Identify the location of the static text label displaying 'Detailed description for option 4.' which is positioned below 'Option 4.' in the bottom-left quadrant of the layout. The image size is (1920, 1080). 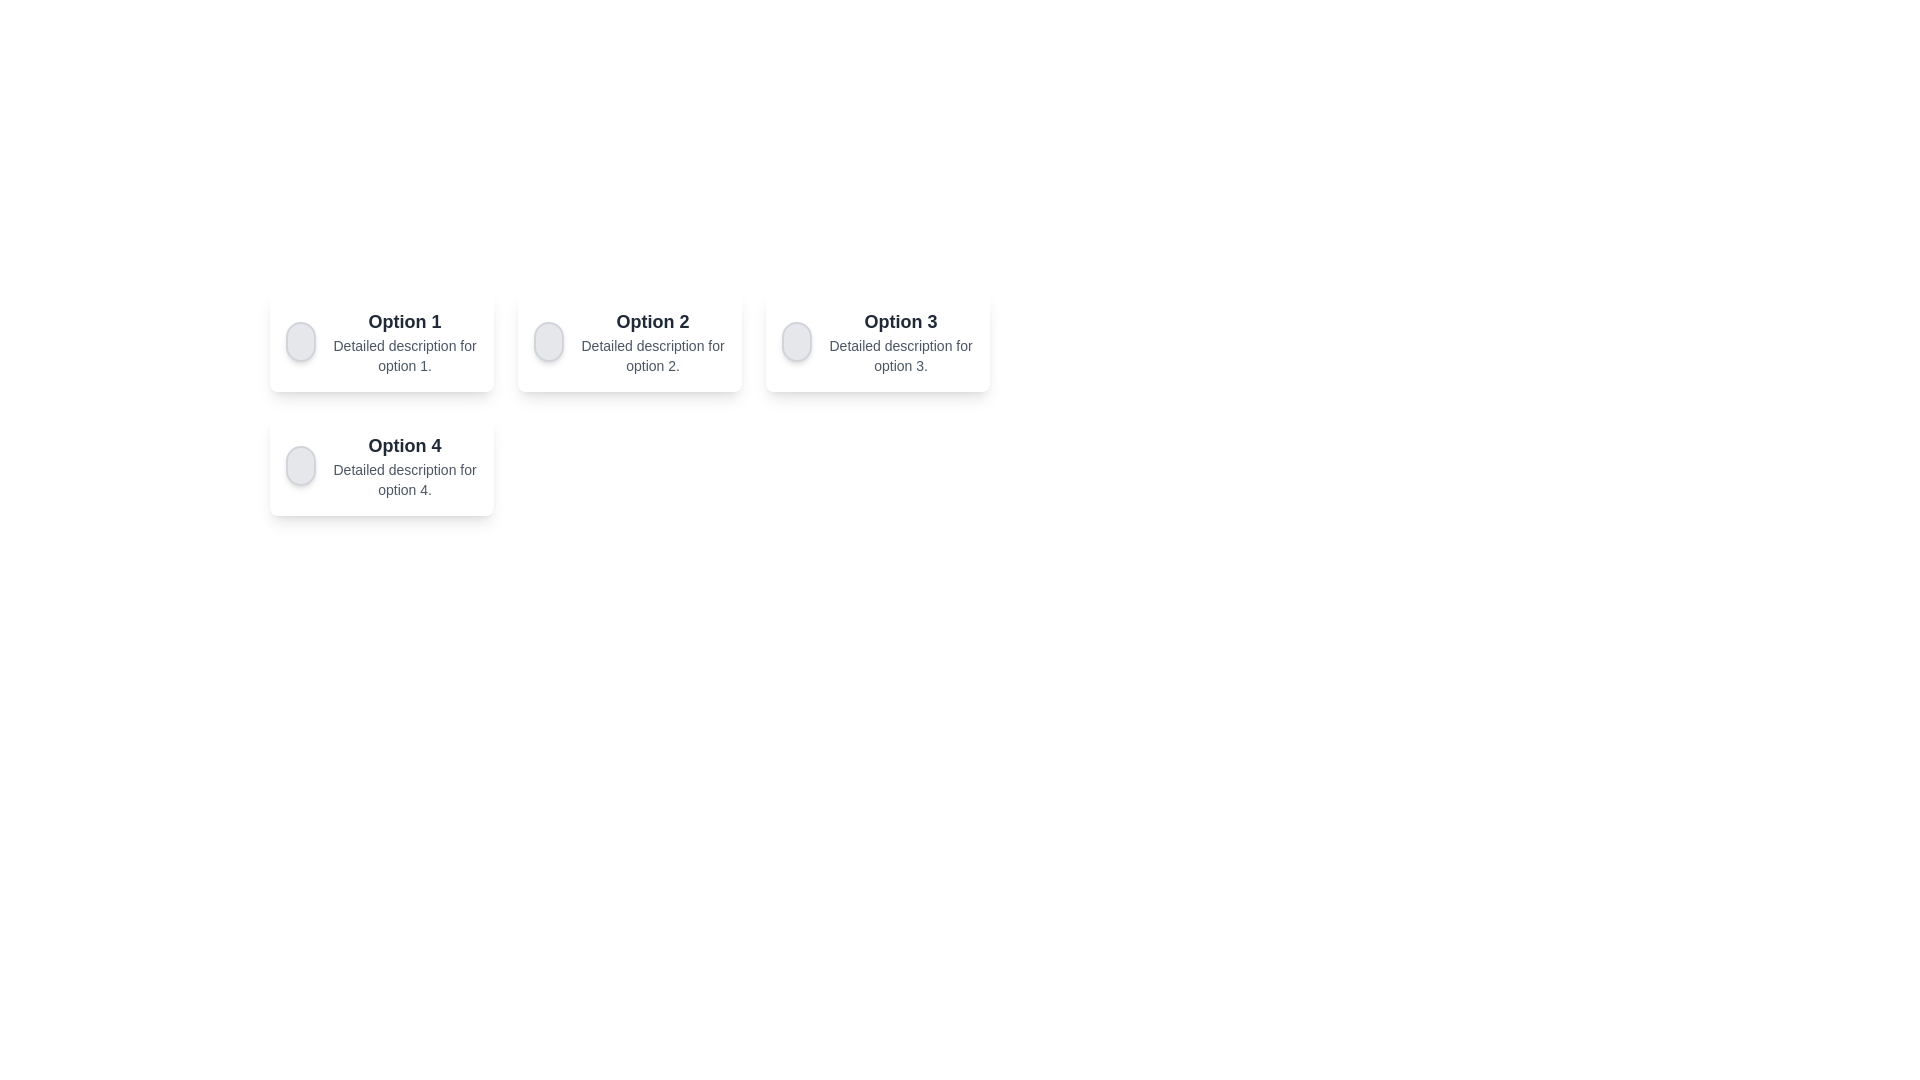
(404, 479).